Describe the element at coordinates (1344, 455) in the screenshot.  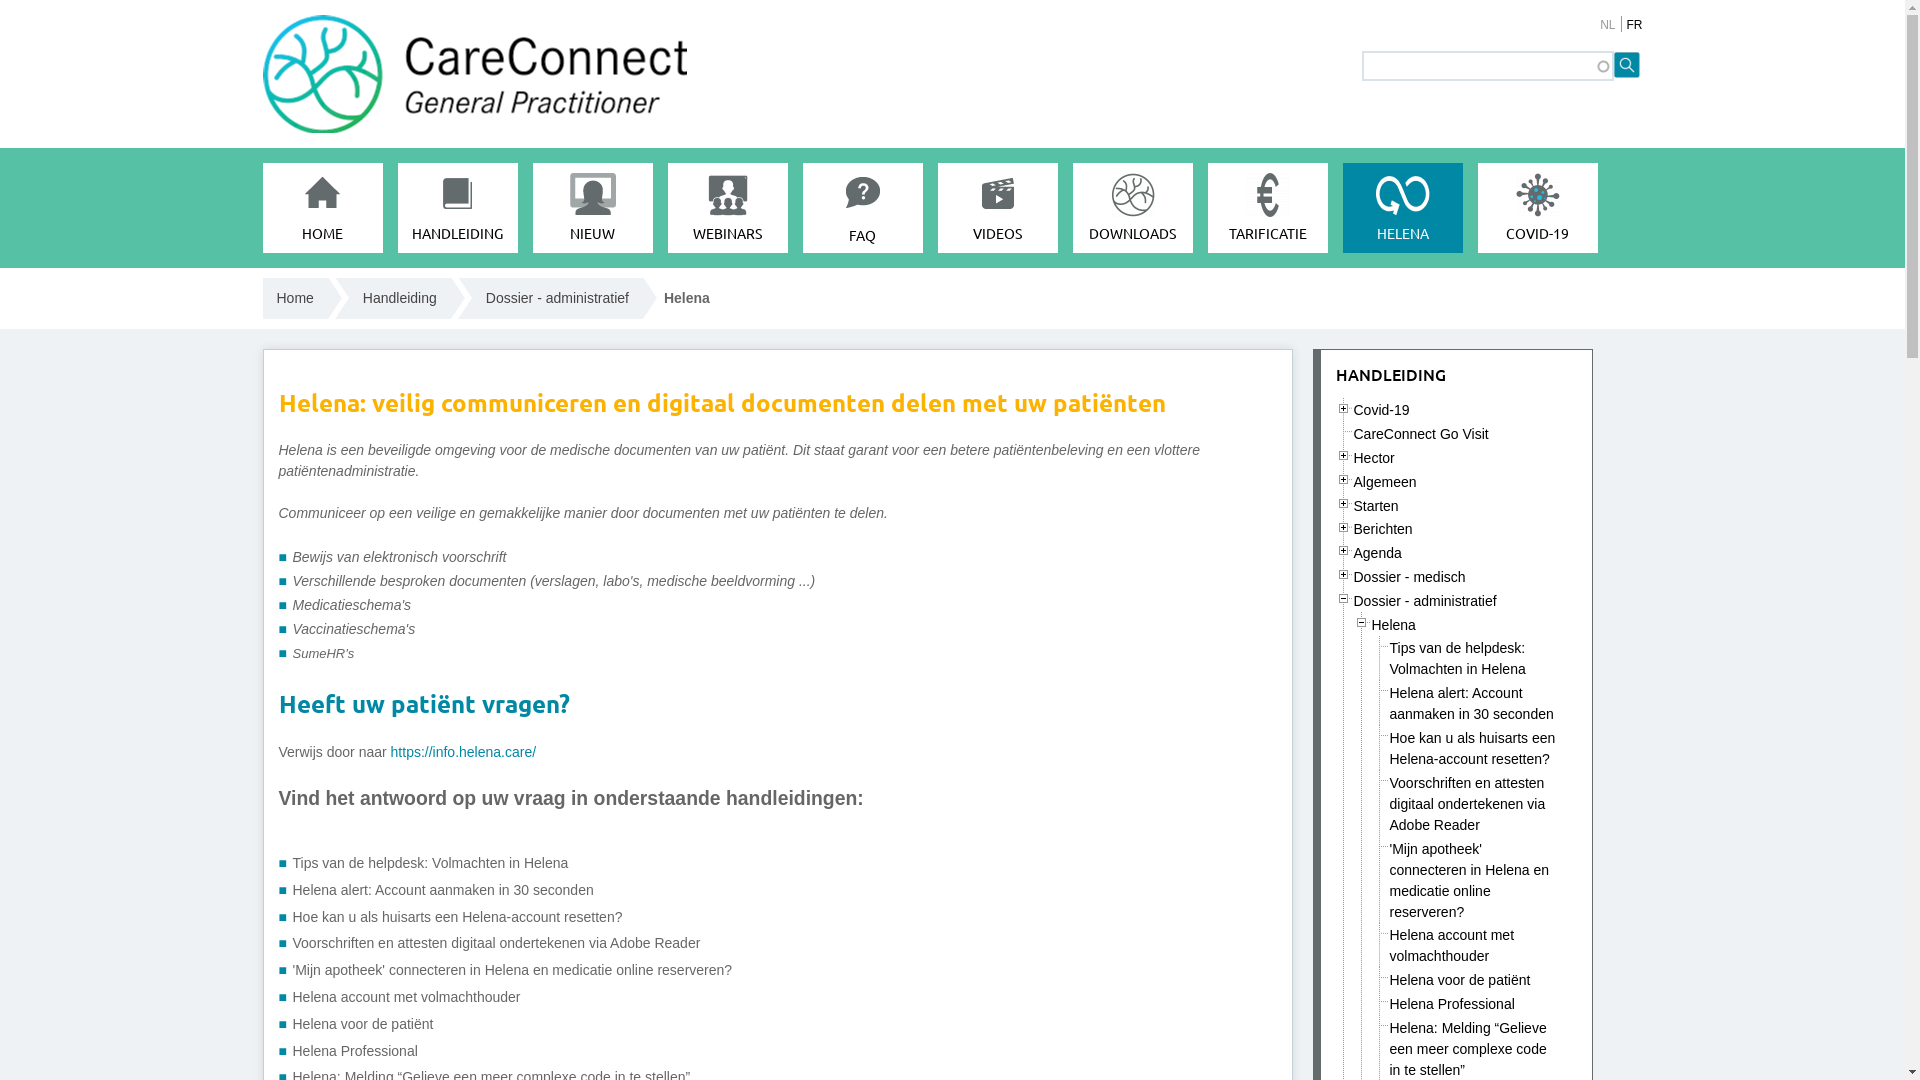
I see `' '` at that location.